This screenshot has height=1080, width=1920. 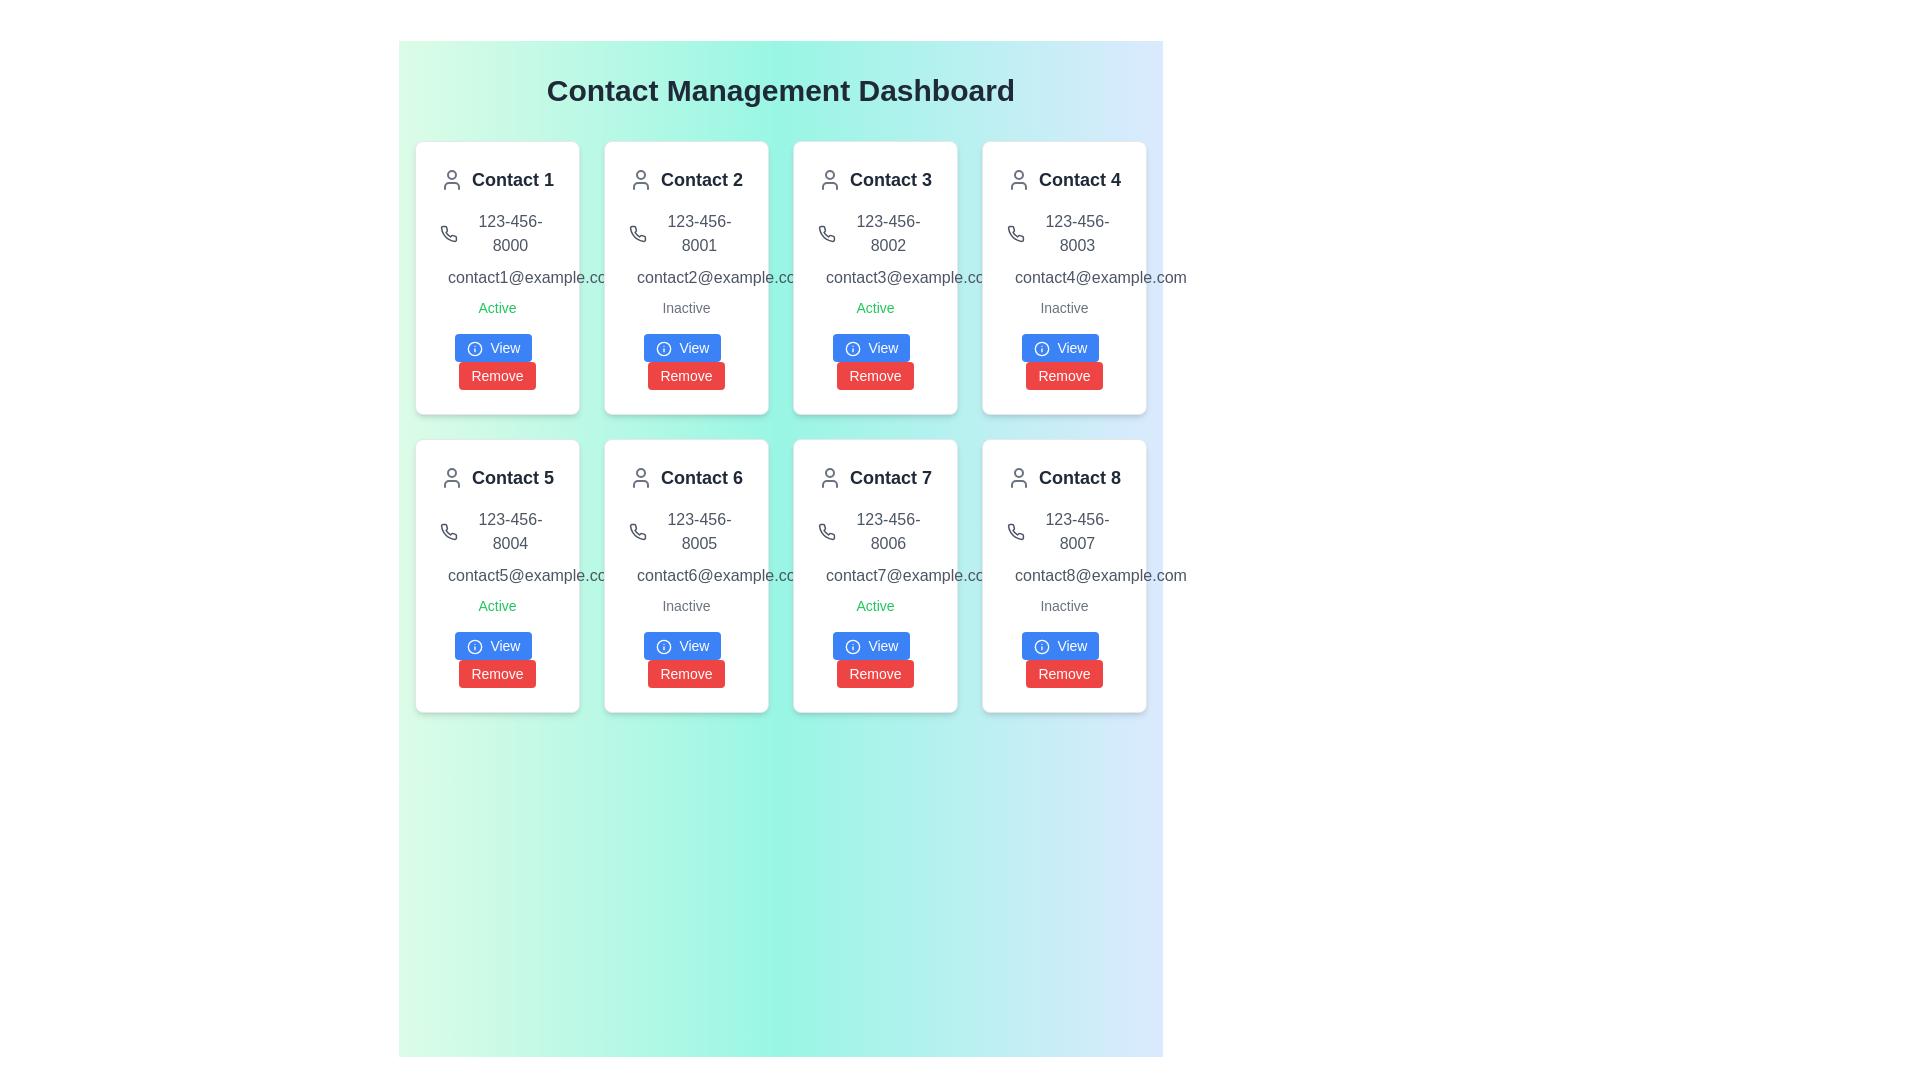 I want to click on the Text Label with Icon that displays the phone number for 'Contact 3', located right below the 'Contact 3' text and above the email address 'contact3@example.com', so click(x=875, y=233).